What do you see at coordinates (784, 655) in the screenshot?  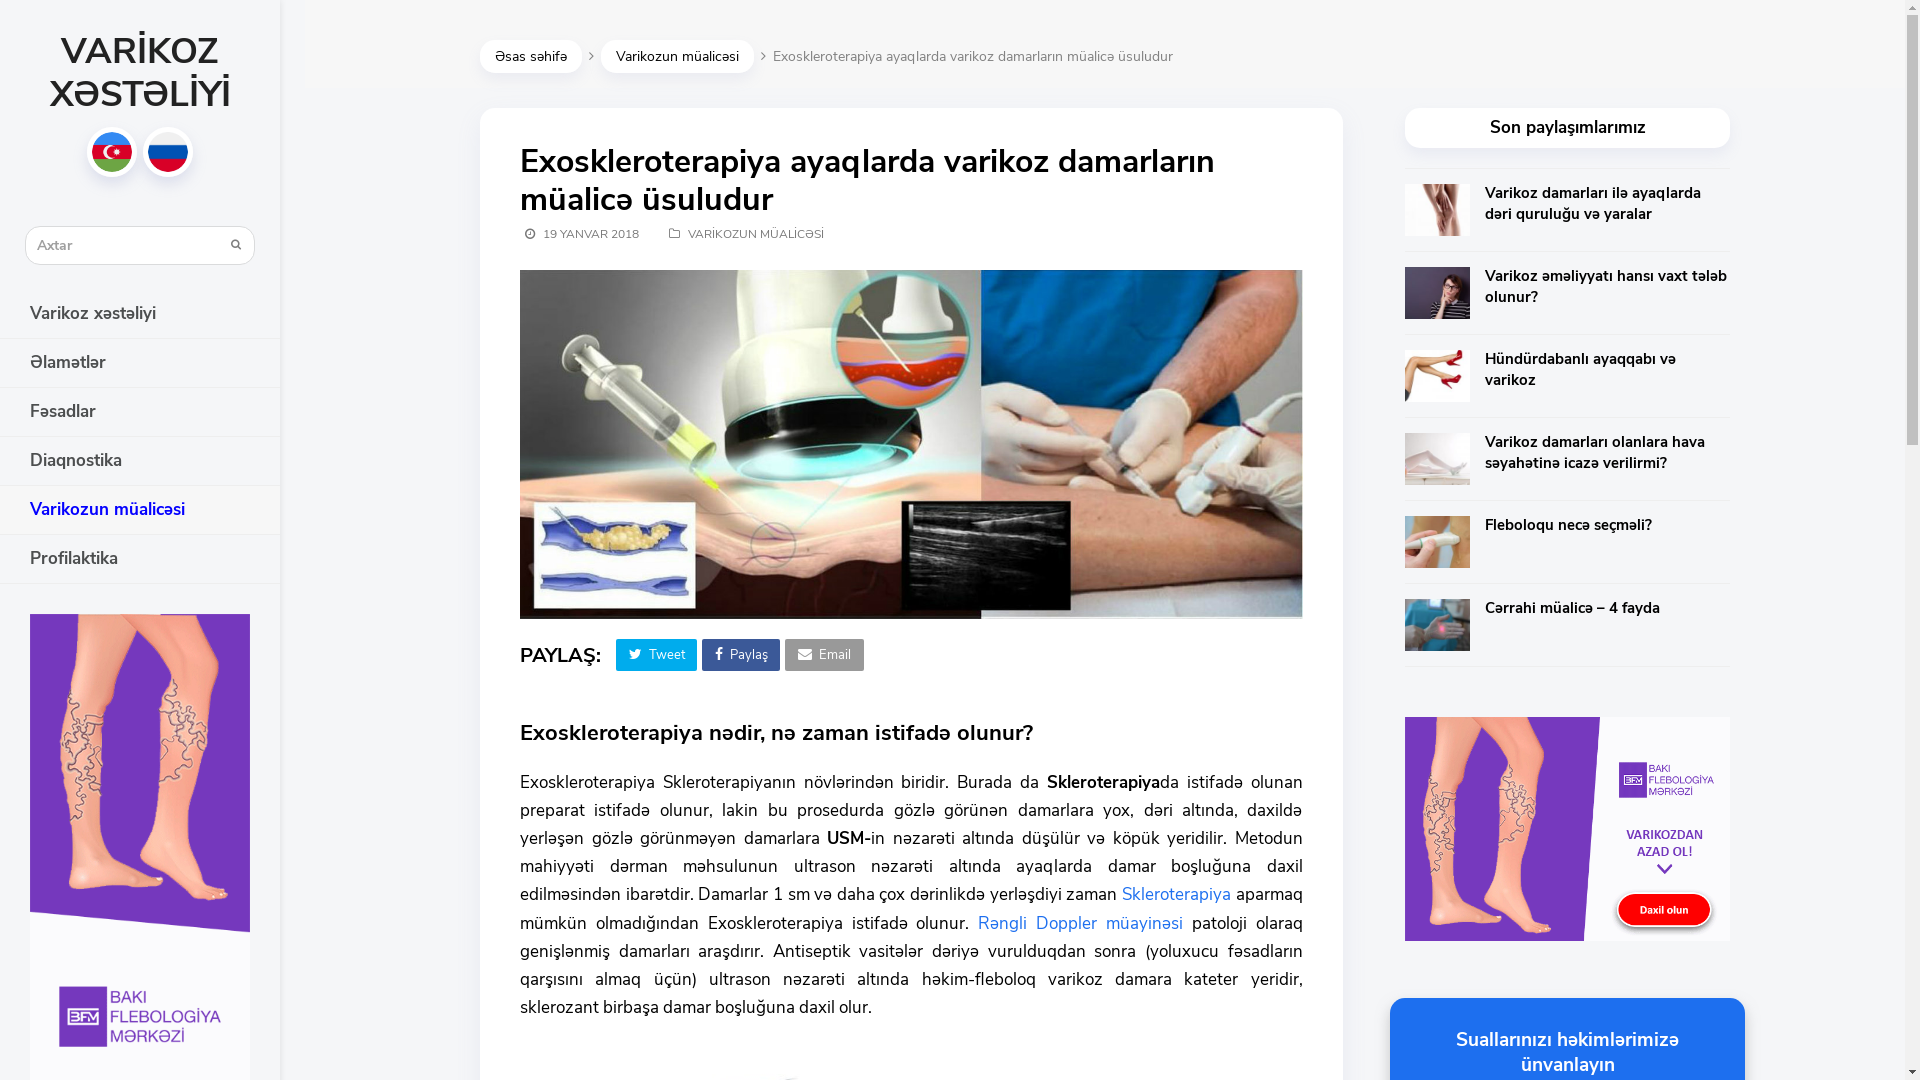 I see `'Email'` at bounding box center [784, 655].